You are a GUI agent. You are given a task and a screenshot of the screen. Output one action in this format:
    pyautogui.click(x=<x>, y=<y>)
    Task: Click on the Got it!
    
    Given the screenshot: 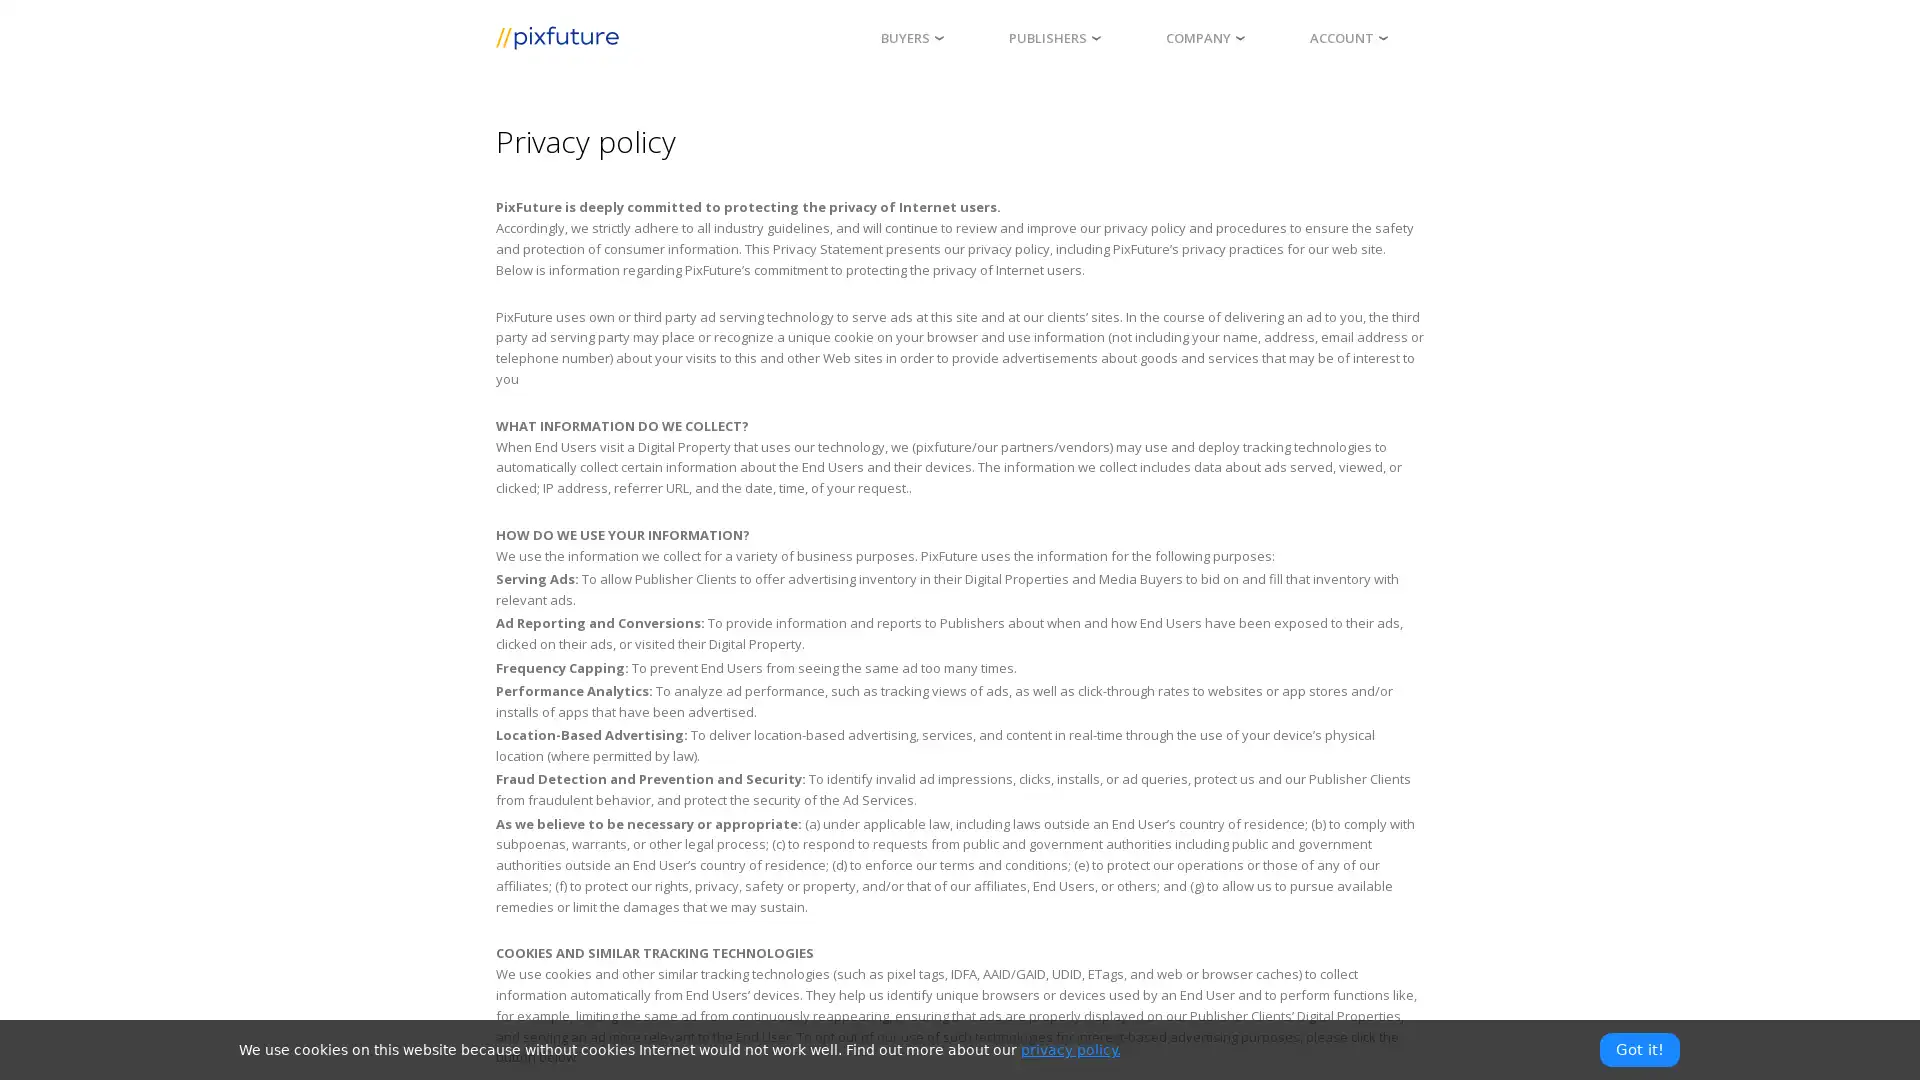 What is the action you would take?
    pyautogui.click(x=1638, y=1048)
    